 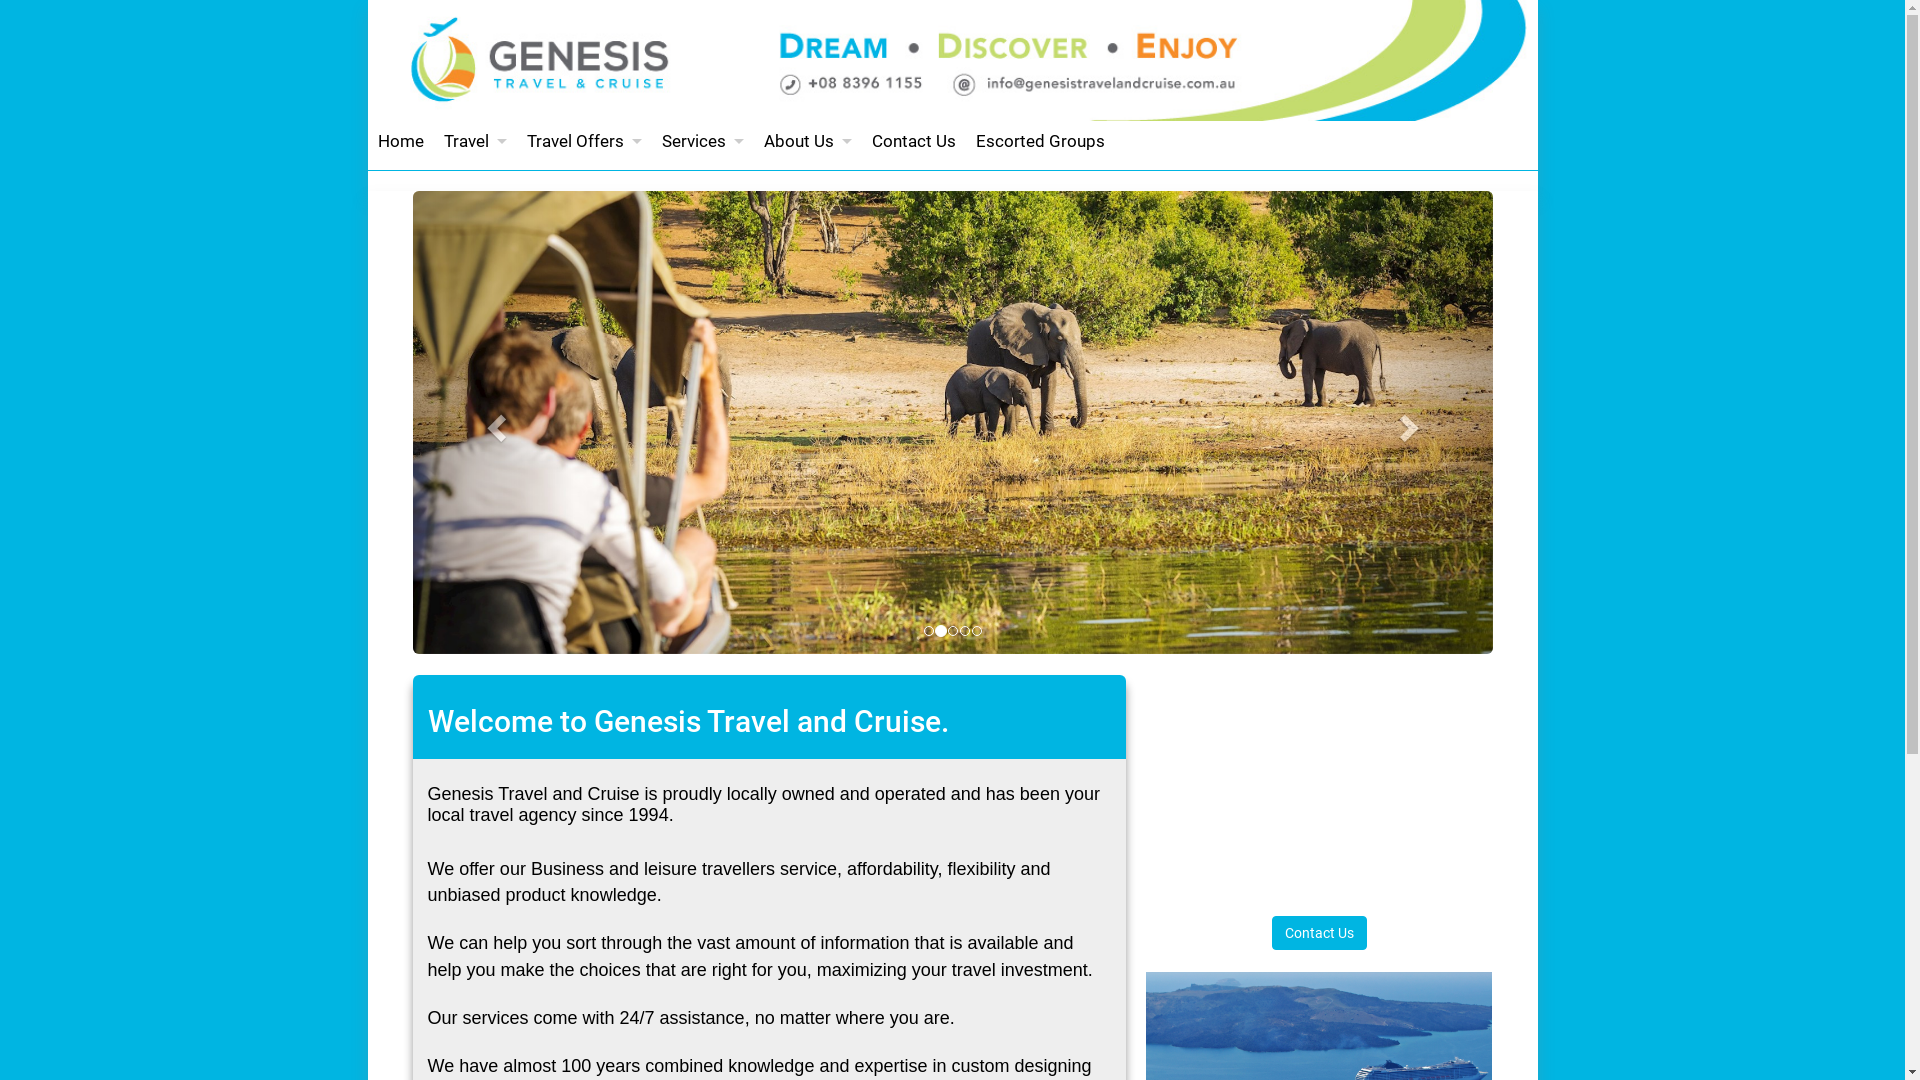 I want to click on 'Previous', so click(x=493, y=421).